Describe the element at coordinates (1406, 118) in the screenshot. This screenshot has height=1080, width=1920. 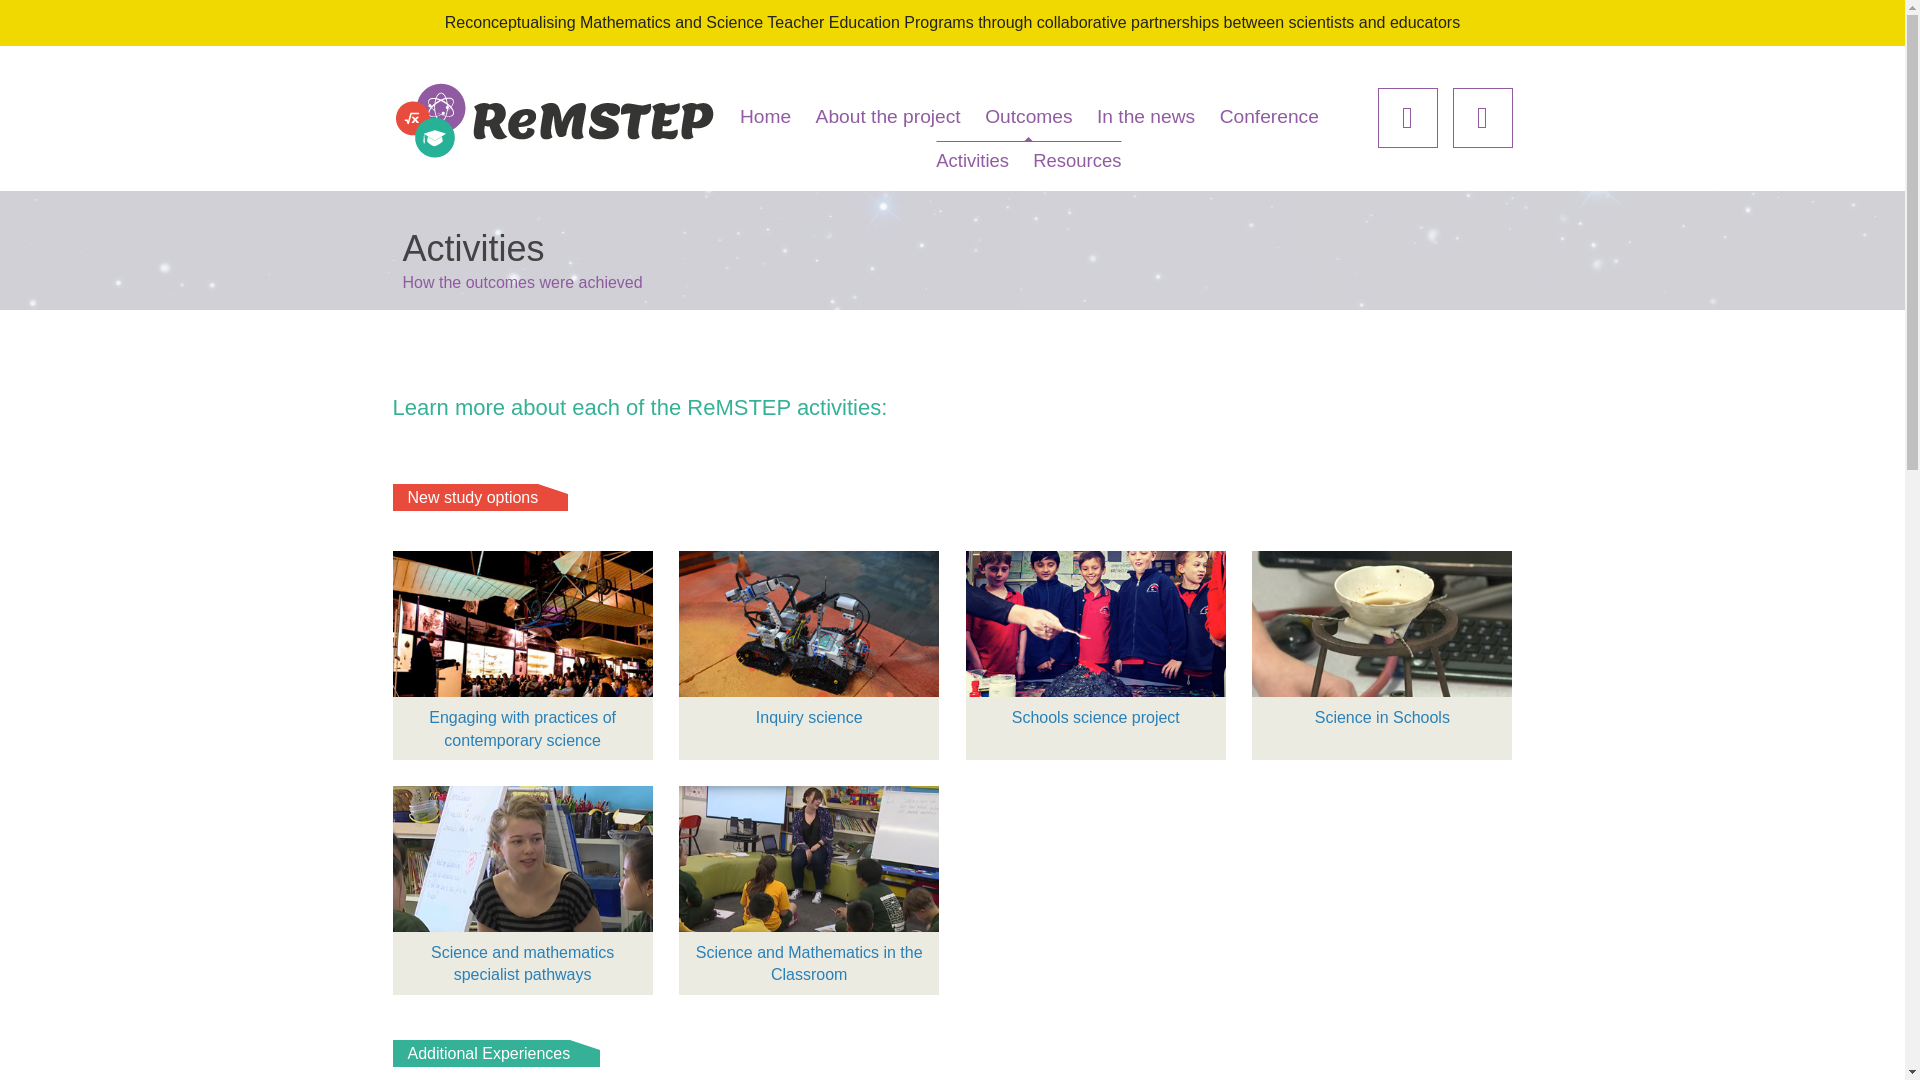
I see `'Twitter'` at that location.